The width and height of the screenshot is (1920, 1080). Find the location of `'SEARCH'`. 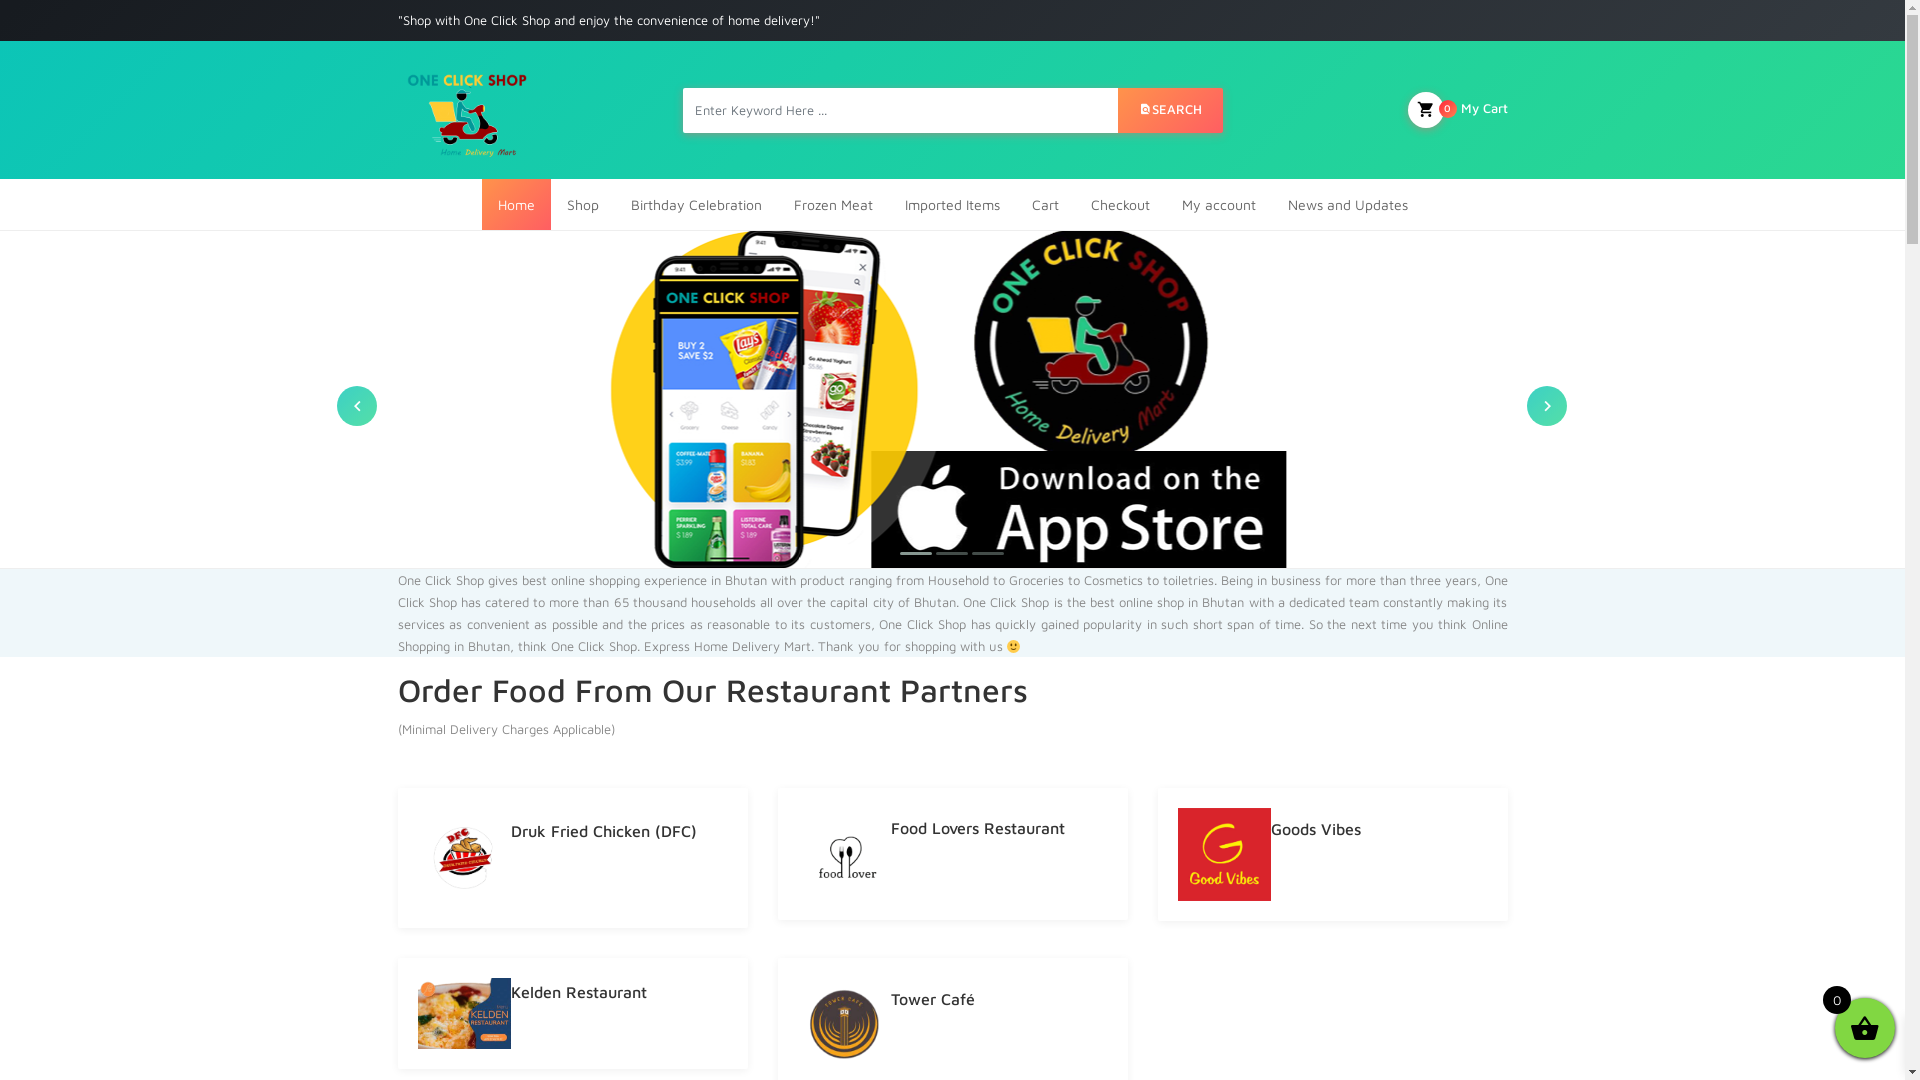

'SEARCH' is located at coordinates (1117, 110).